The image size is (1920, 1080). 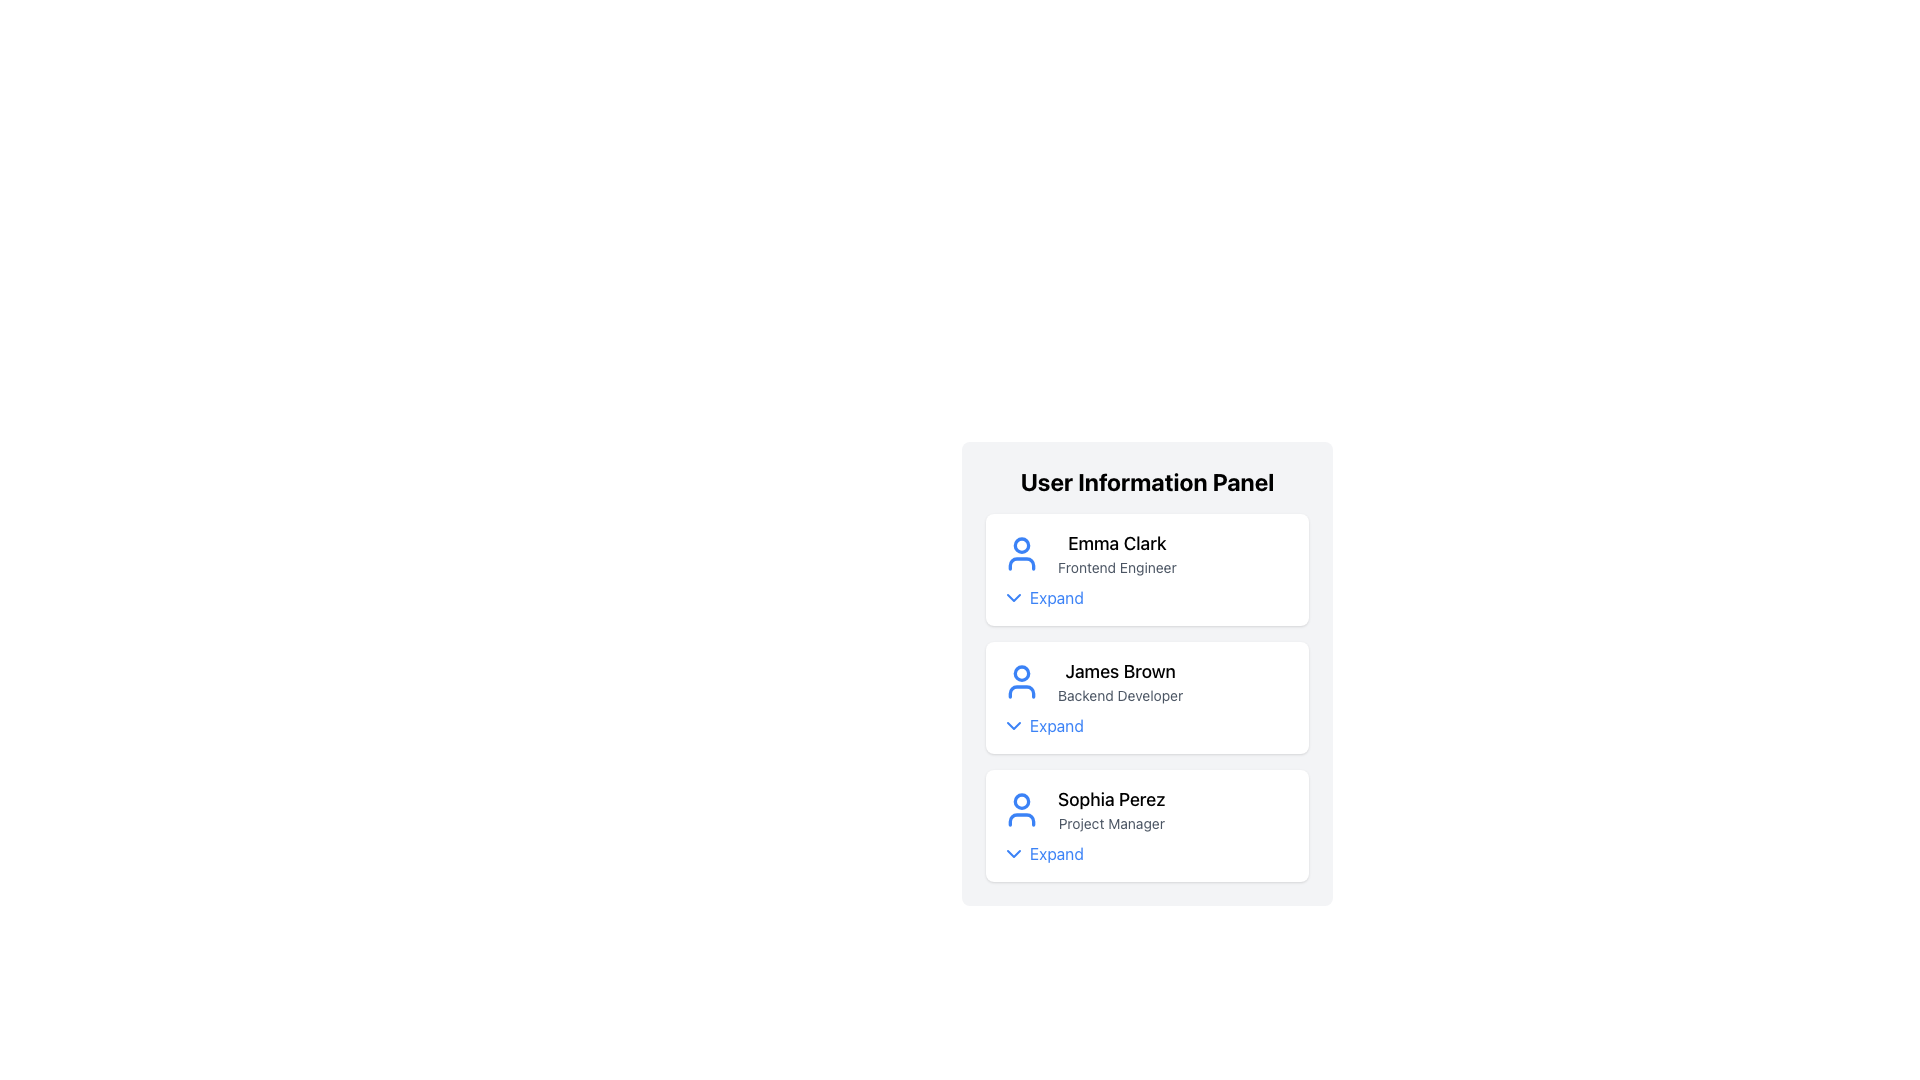 What do you see at coordinates (1022, 563) in the screenshot?
I see `the bottom part of the user icon illustration, which represents the shoulders and upper chest, designed in a line art style with blue color, located to the left of the 'Emma Clark, Frontend Engineer' text` at bounding box center [1022, 563].